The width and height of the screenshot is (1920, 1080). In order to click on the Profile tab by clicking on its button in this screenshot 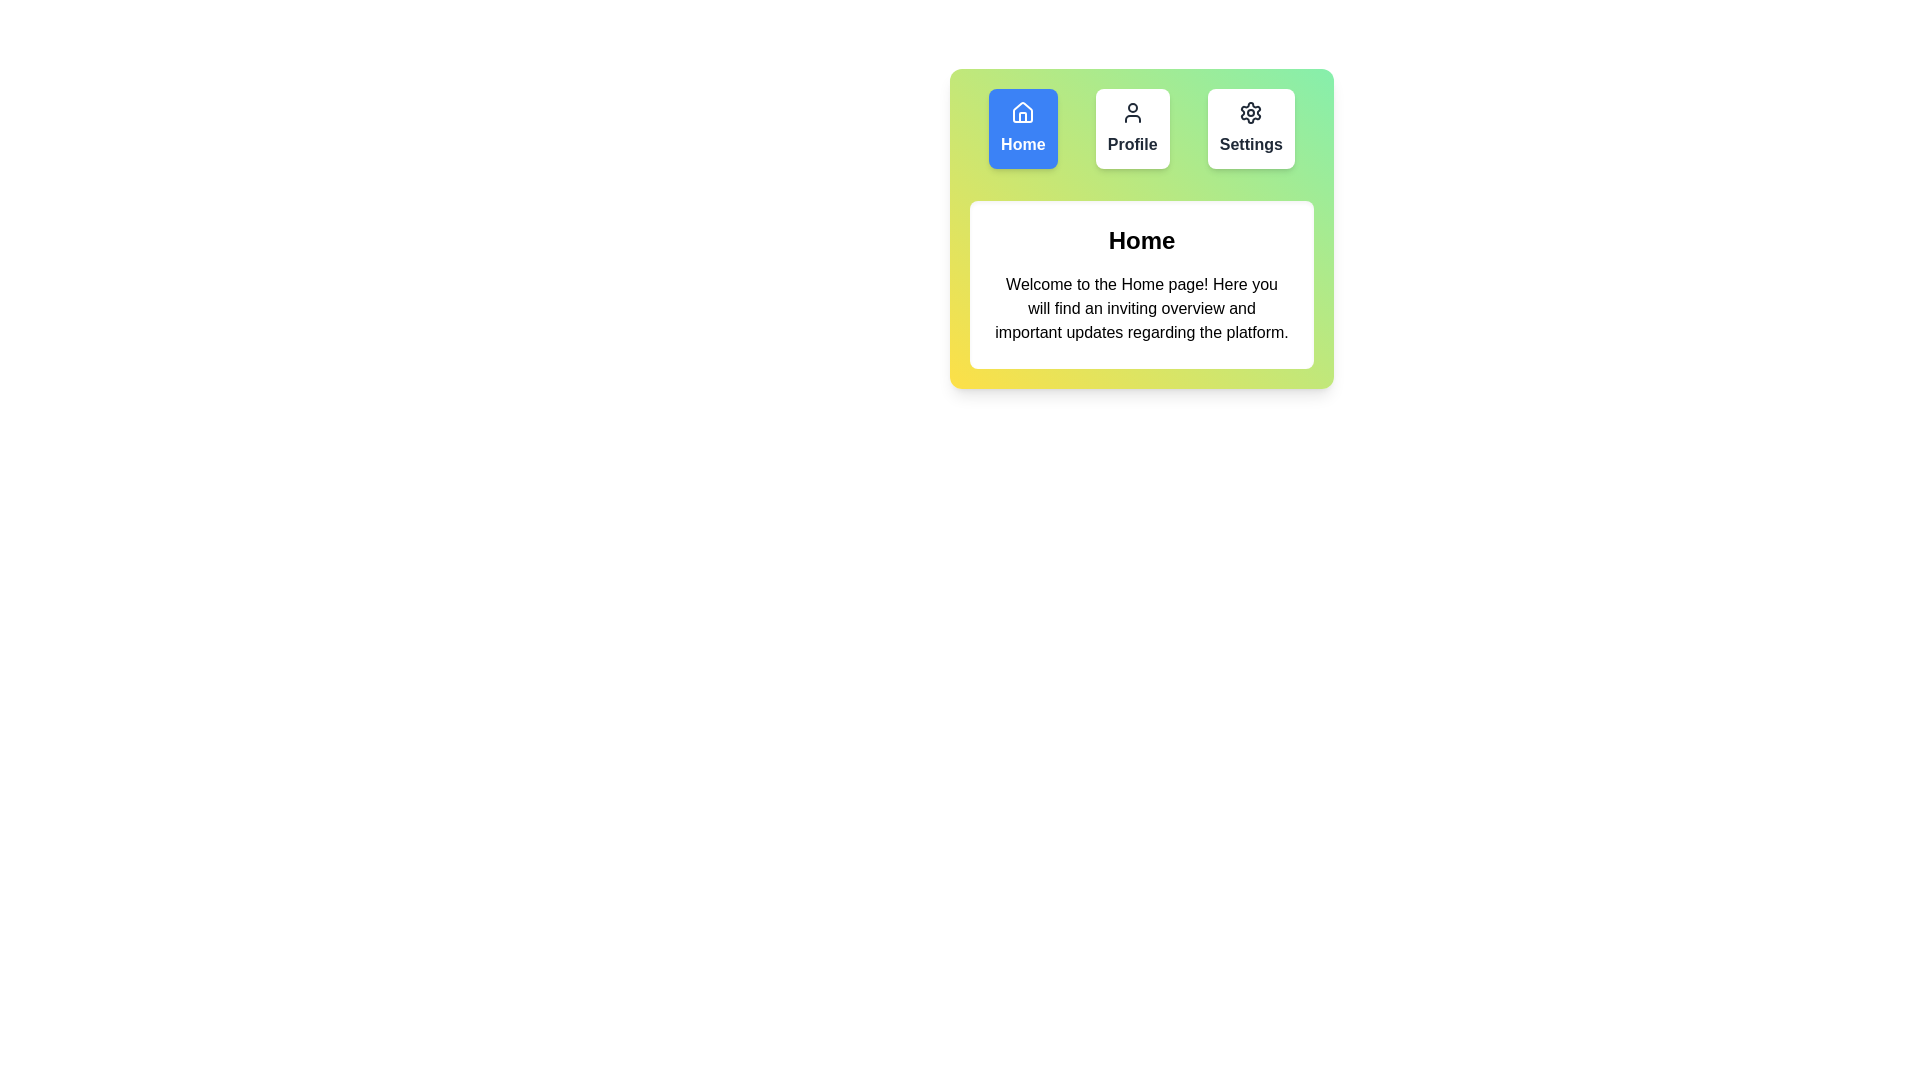, I will do `click(1132, 128)`.